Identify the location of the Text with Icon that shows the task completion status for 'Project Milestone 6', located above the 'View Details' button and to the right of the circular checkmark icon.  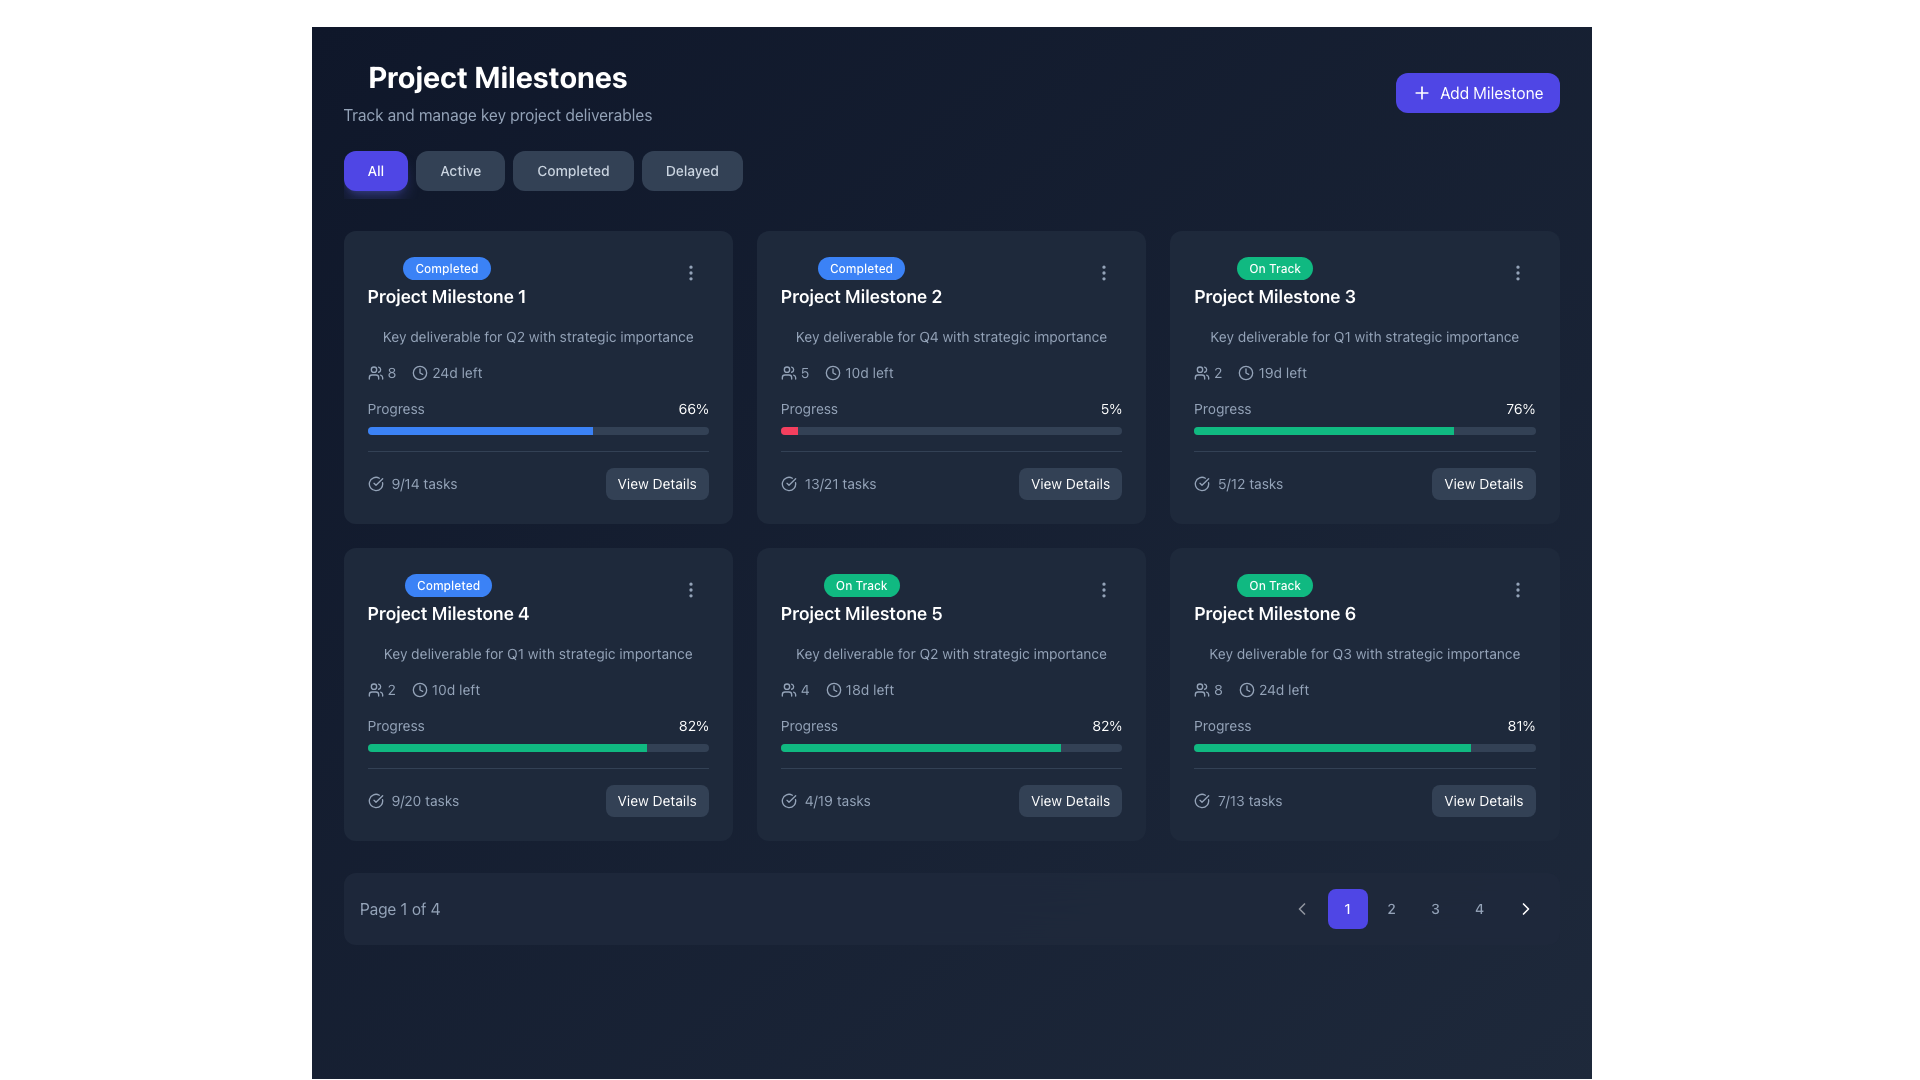
(1237, 800).